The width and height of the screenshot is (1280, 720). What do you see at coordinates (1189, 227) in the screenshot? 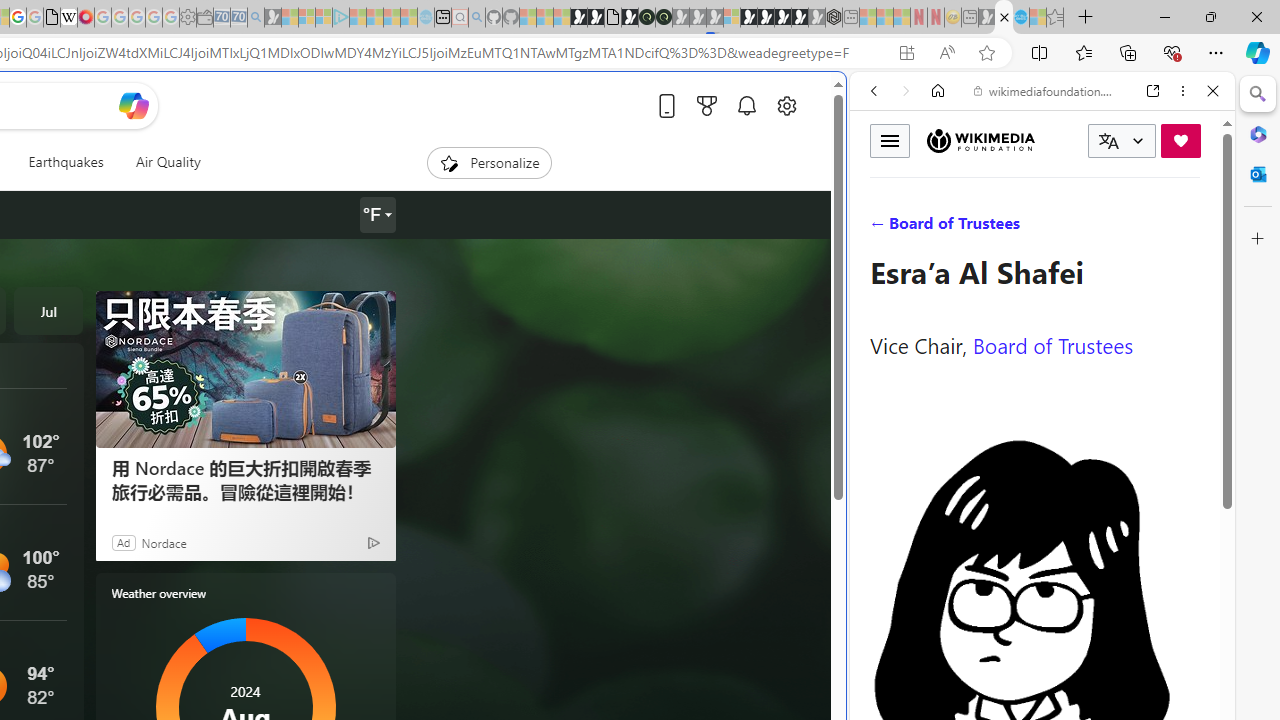
I see `'Preferences'` at bounding box center [1189, 227].